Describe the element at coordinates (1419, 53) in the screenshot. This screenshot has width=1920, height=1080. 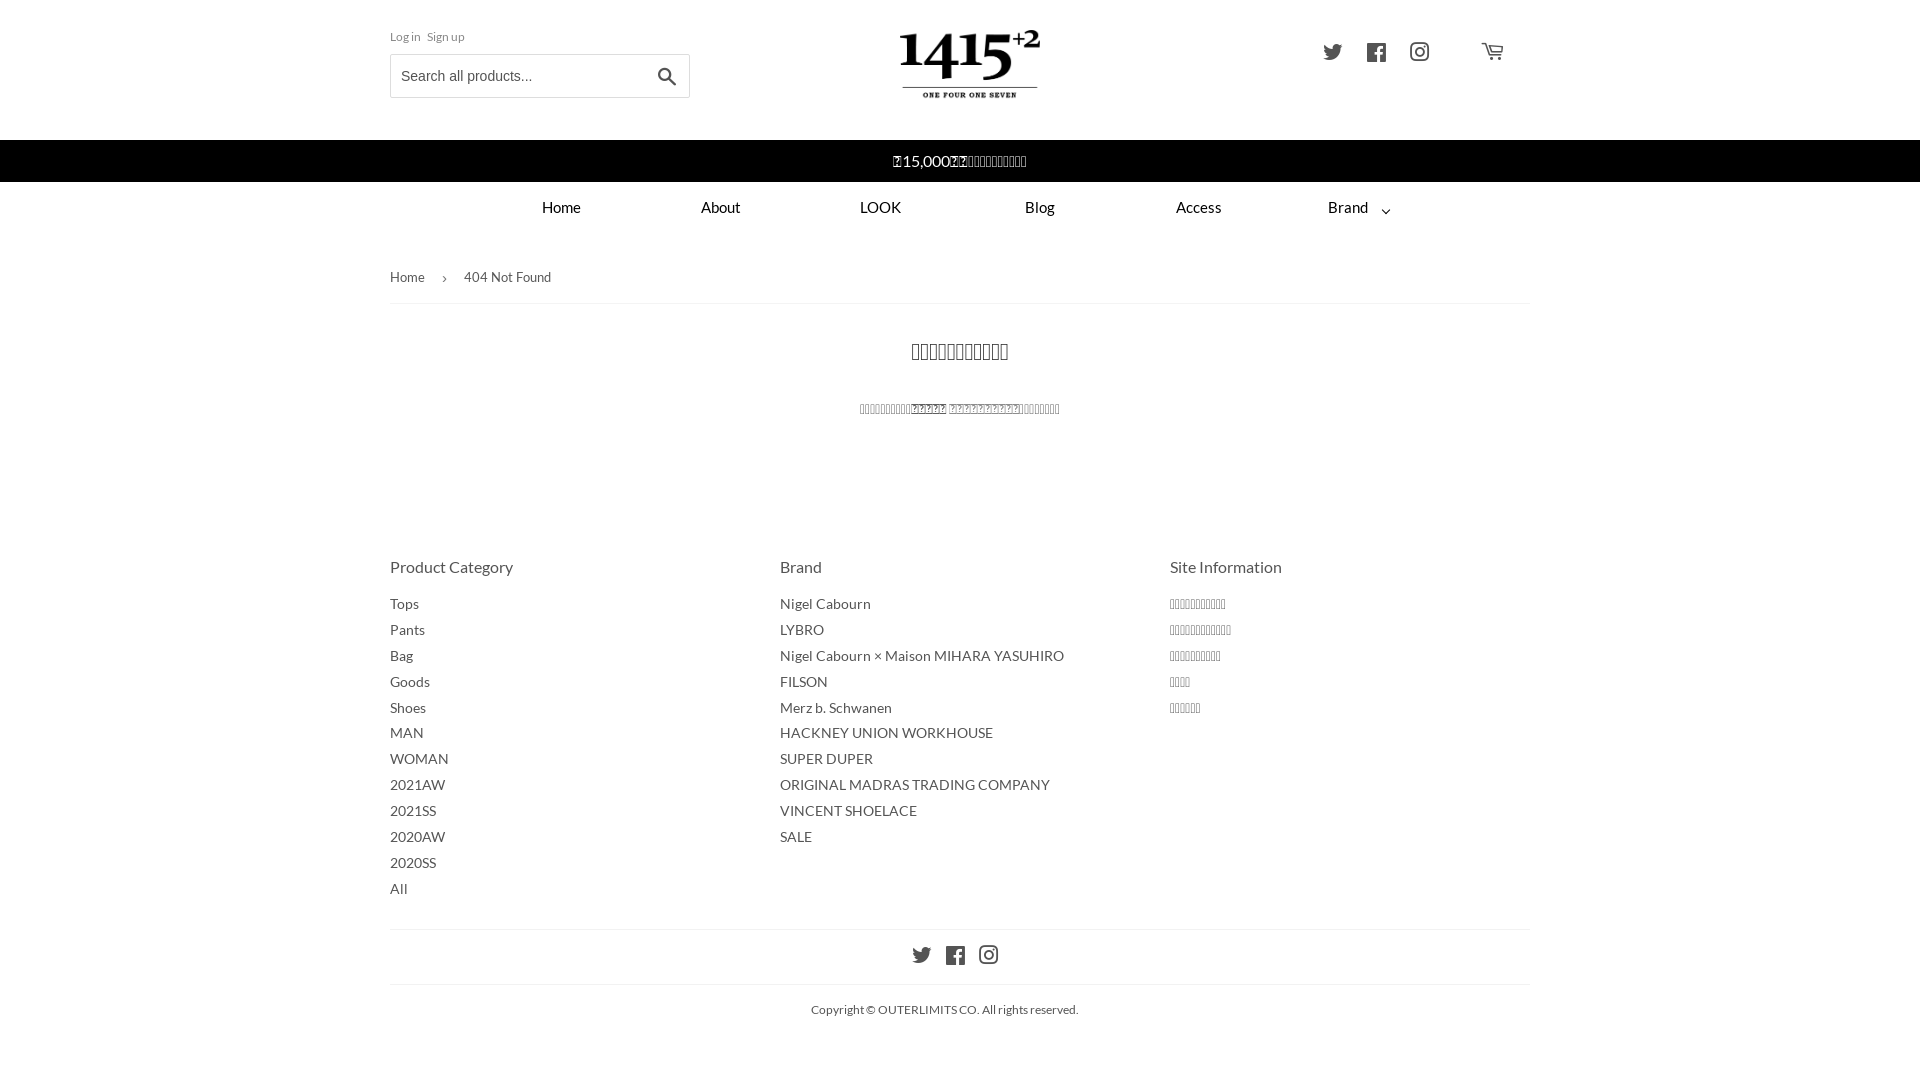
I see `'Instagram'` at that location.